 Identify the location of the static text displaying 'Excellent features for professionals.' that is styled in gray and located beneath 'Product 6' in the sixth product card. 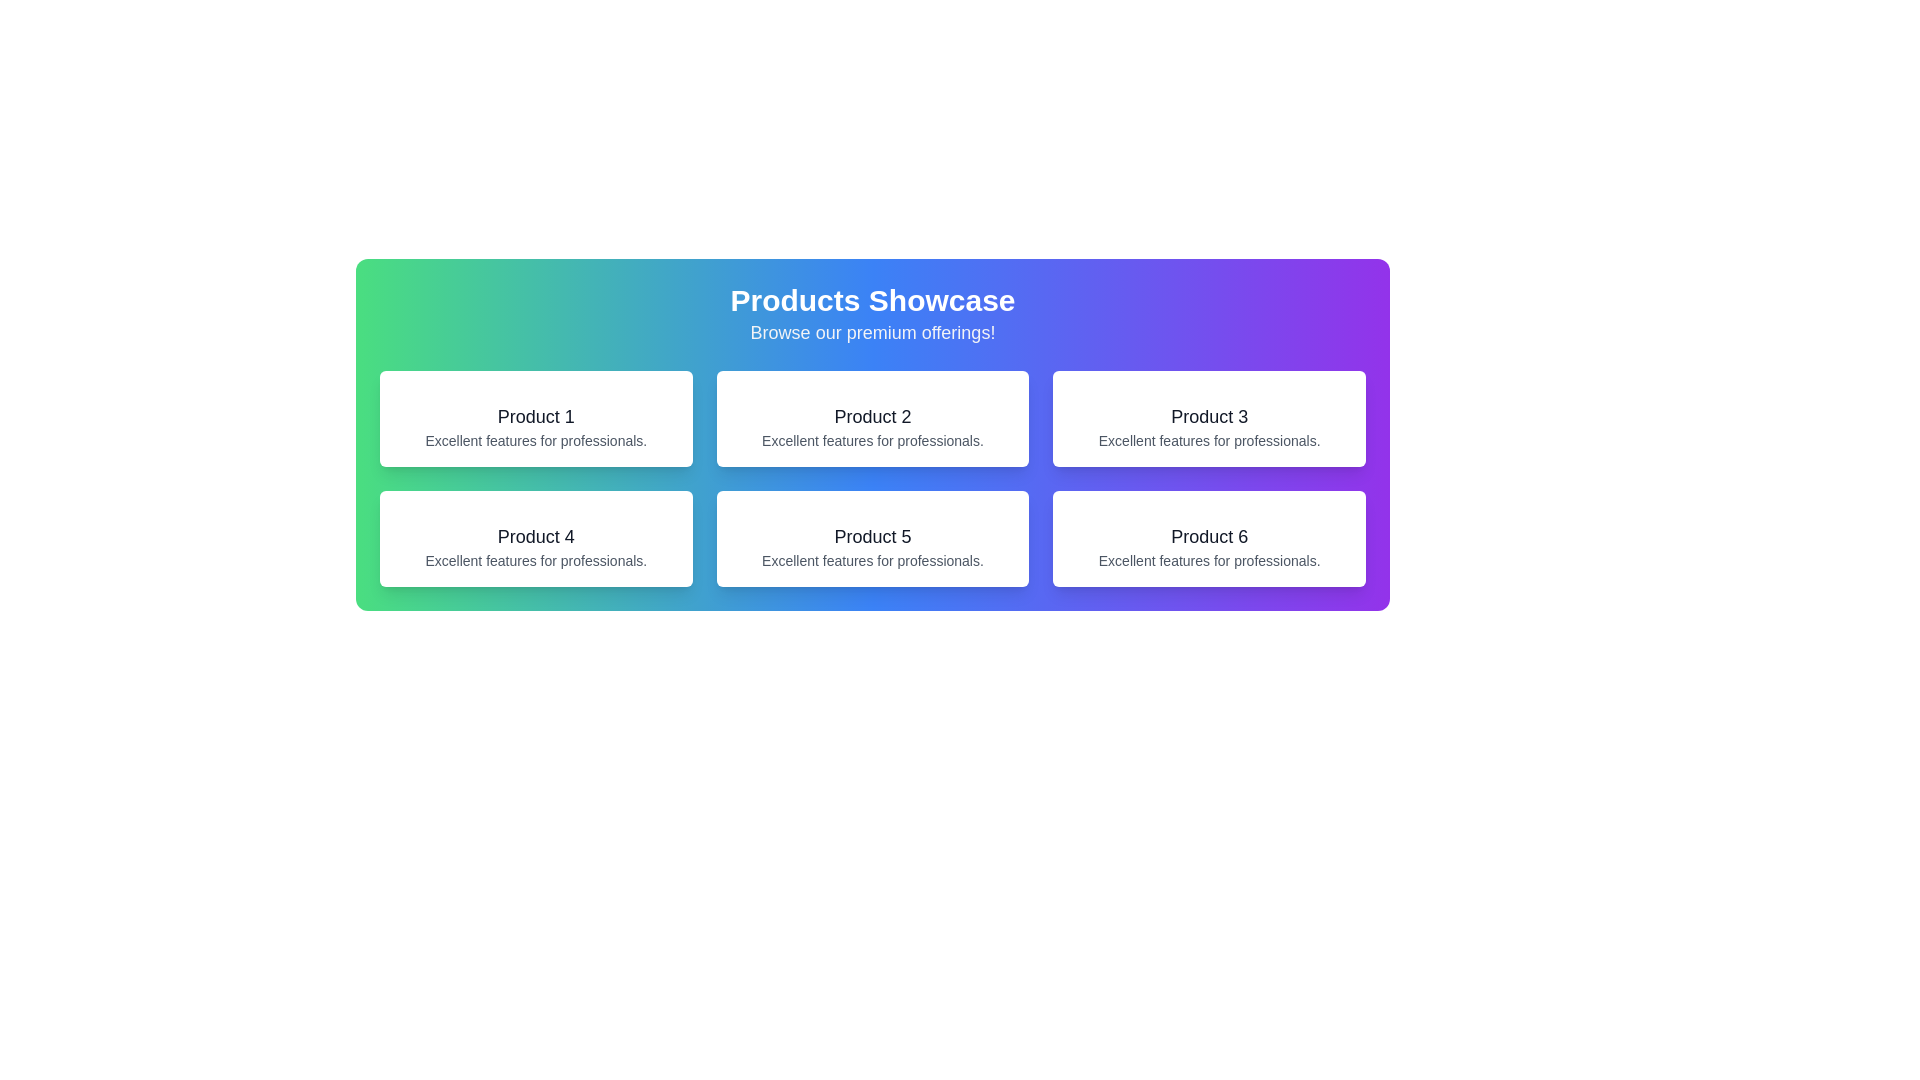
(1208, 560).